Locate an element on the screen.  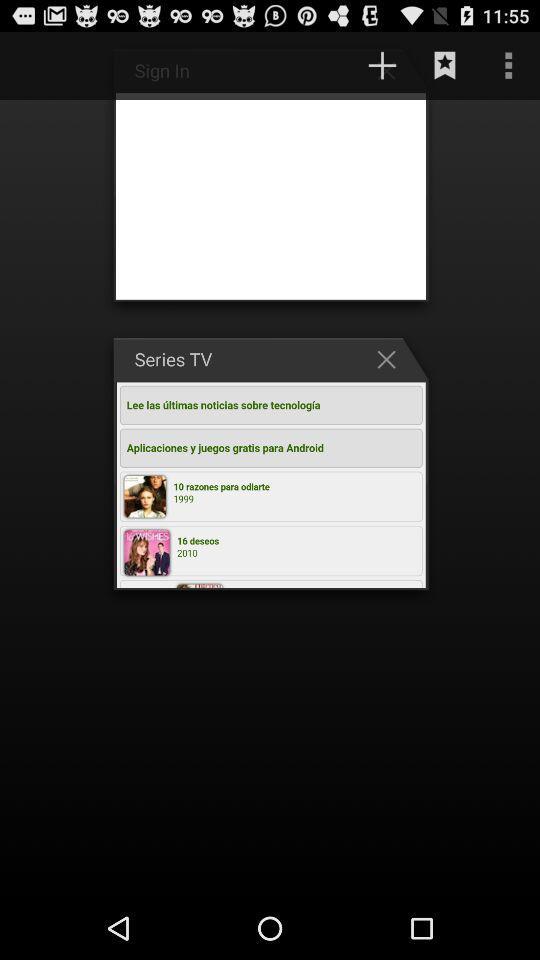
the bookmark icon is located at coordinates (445, 70).